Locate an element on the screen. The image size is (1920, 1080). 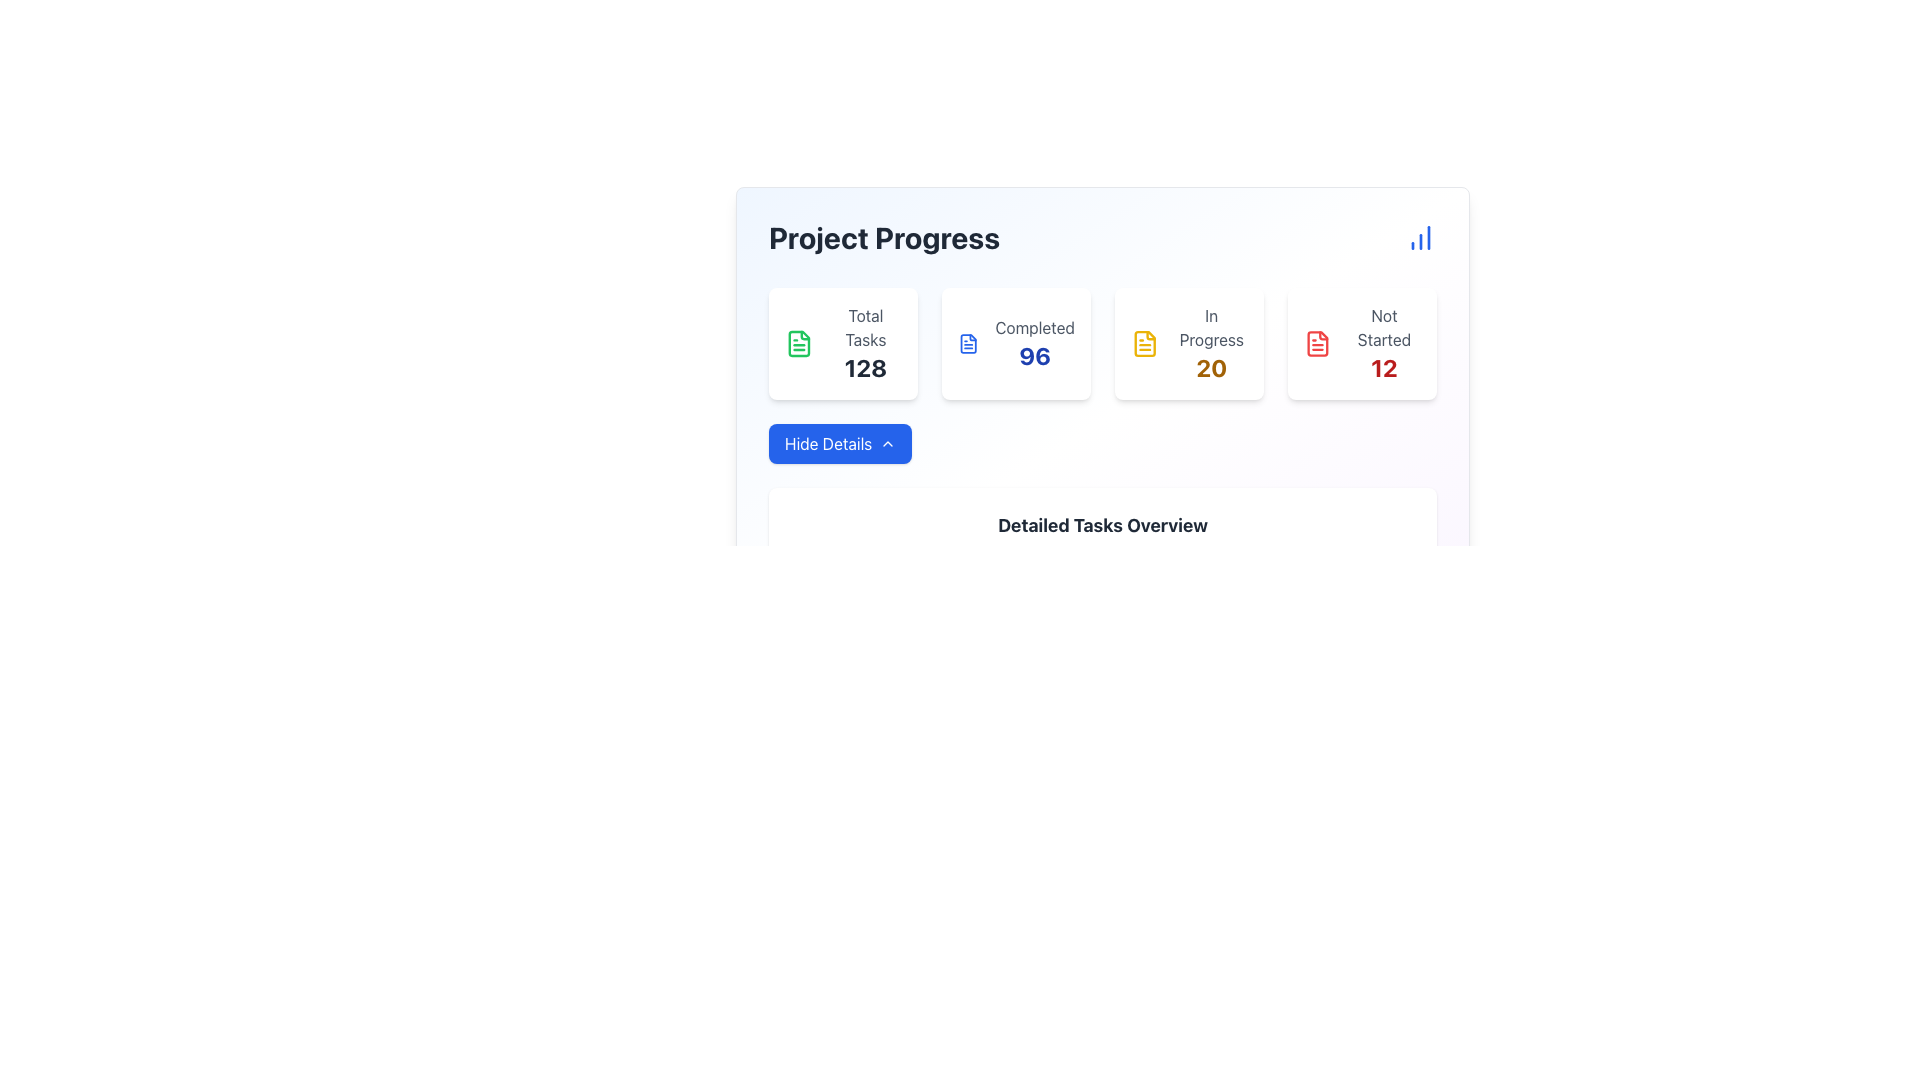
the 'In Progress' summary card is located at coordinates (1209, 342).